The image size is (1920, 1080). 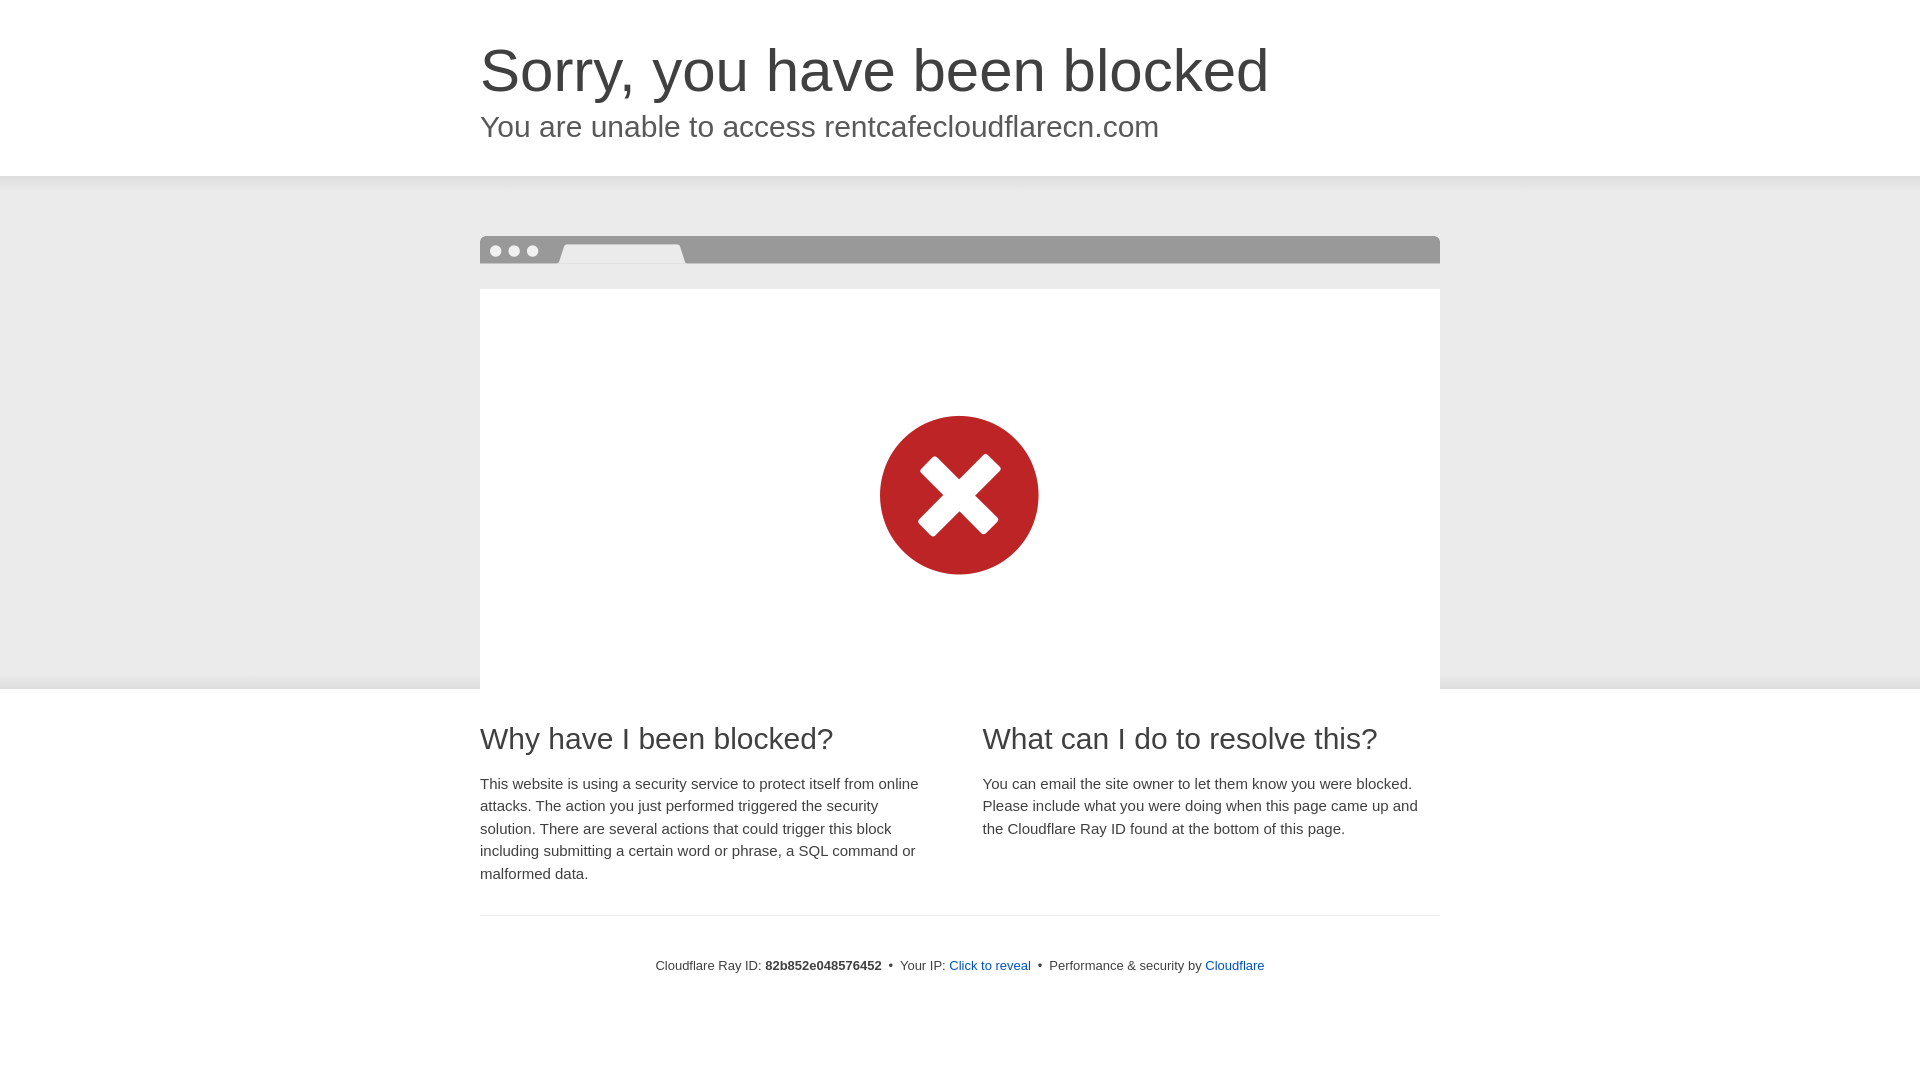 What do you see at coordinates (989, 964) in the screenshot?
I see `'Click to reveal'` at bounding box center [989, 964].